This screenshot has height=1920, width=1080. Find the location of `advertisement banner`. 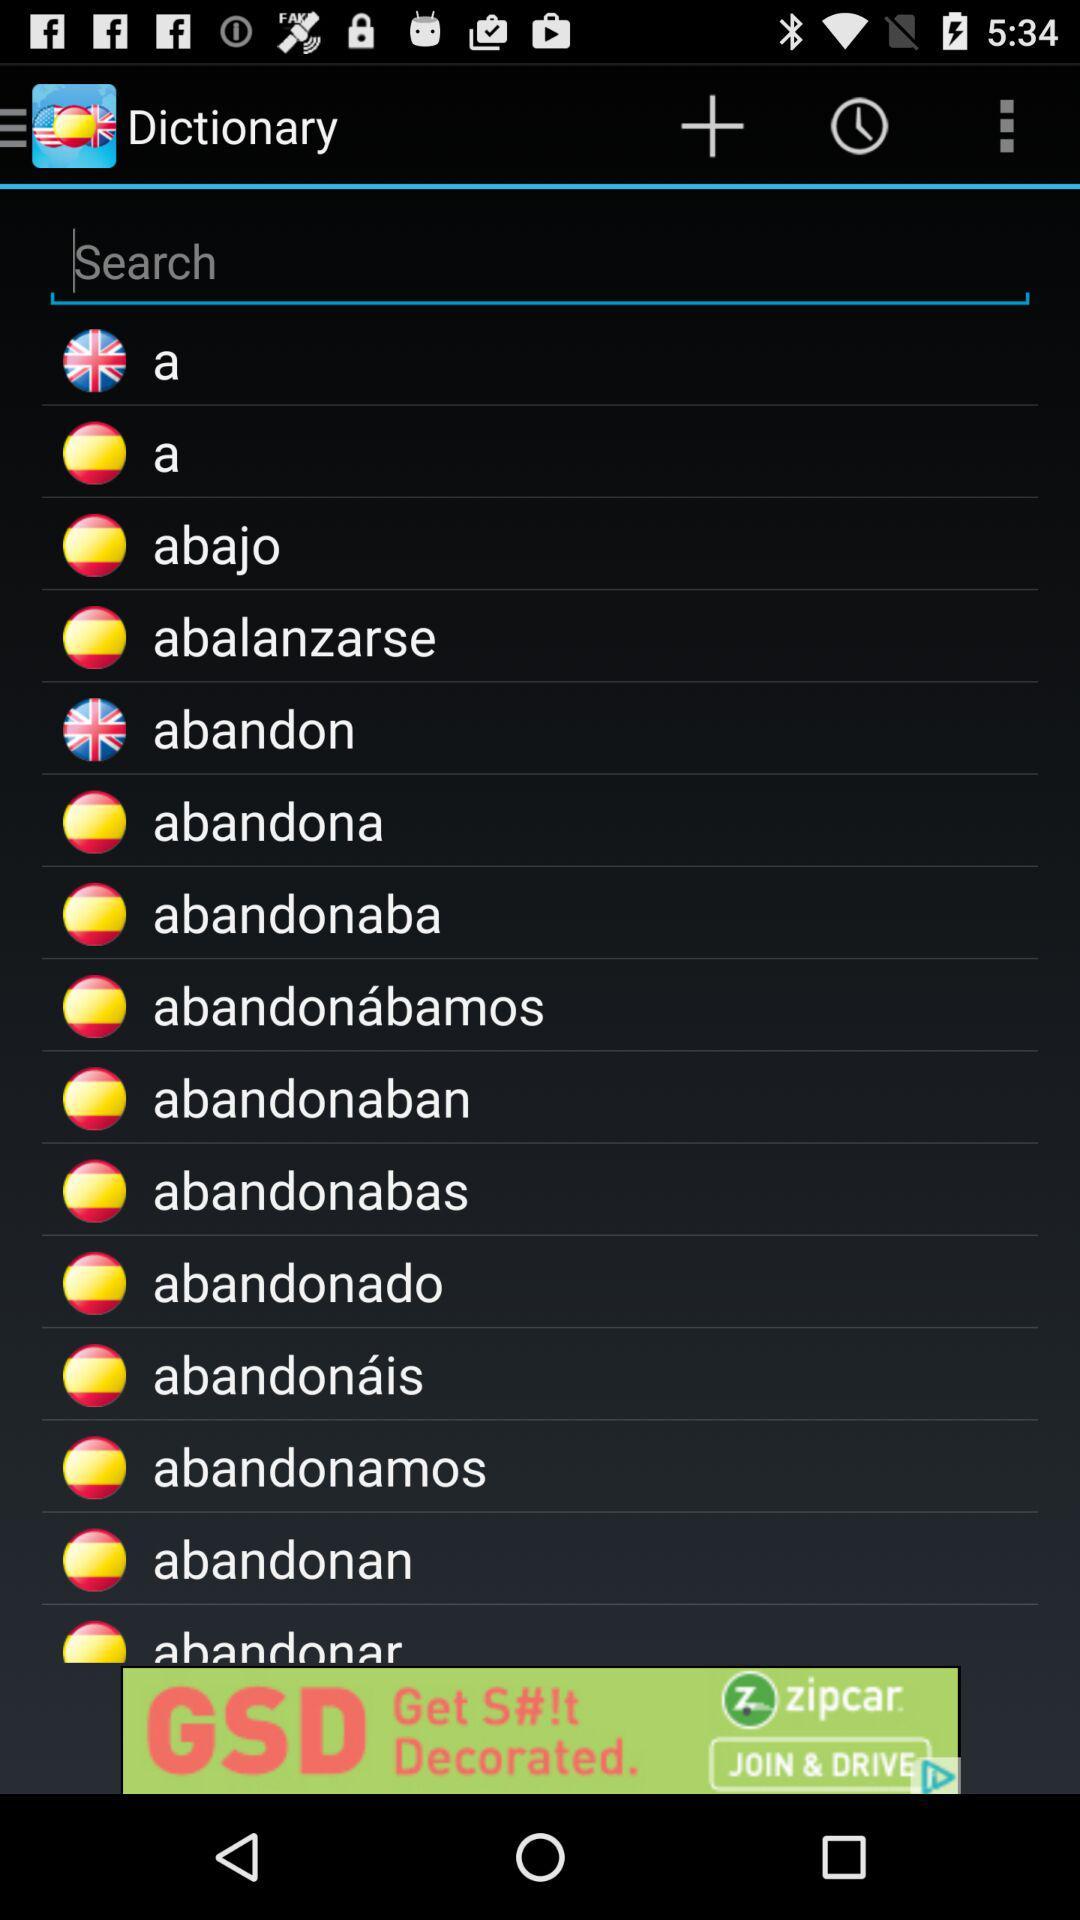

advertisement banner is located at coordinates (540, 1727).